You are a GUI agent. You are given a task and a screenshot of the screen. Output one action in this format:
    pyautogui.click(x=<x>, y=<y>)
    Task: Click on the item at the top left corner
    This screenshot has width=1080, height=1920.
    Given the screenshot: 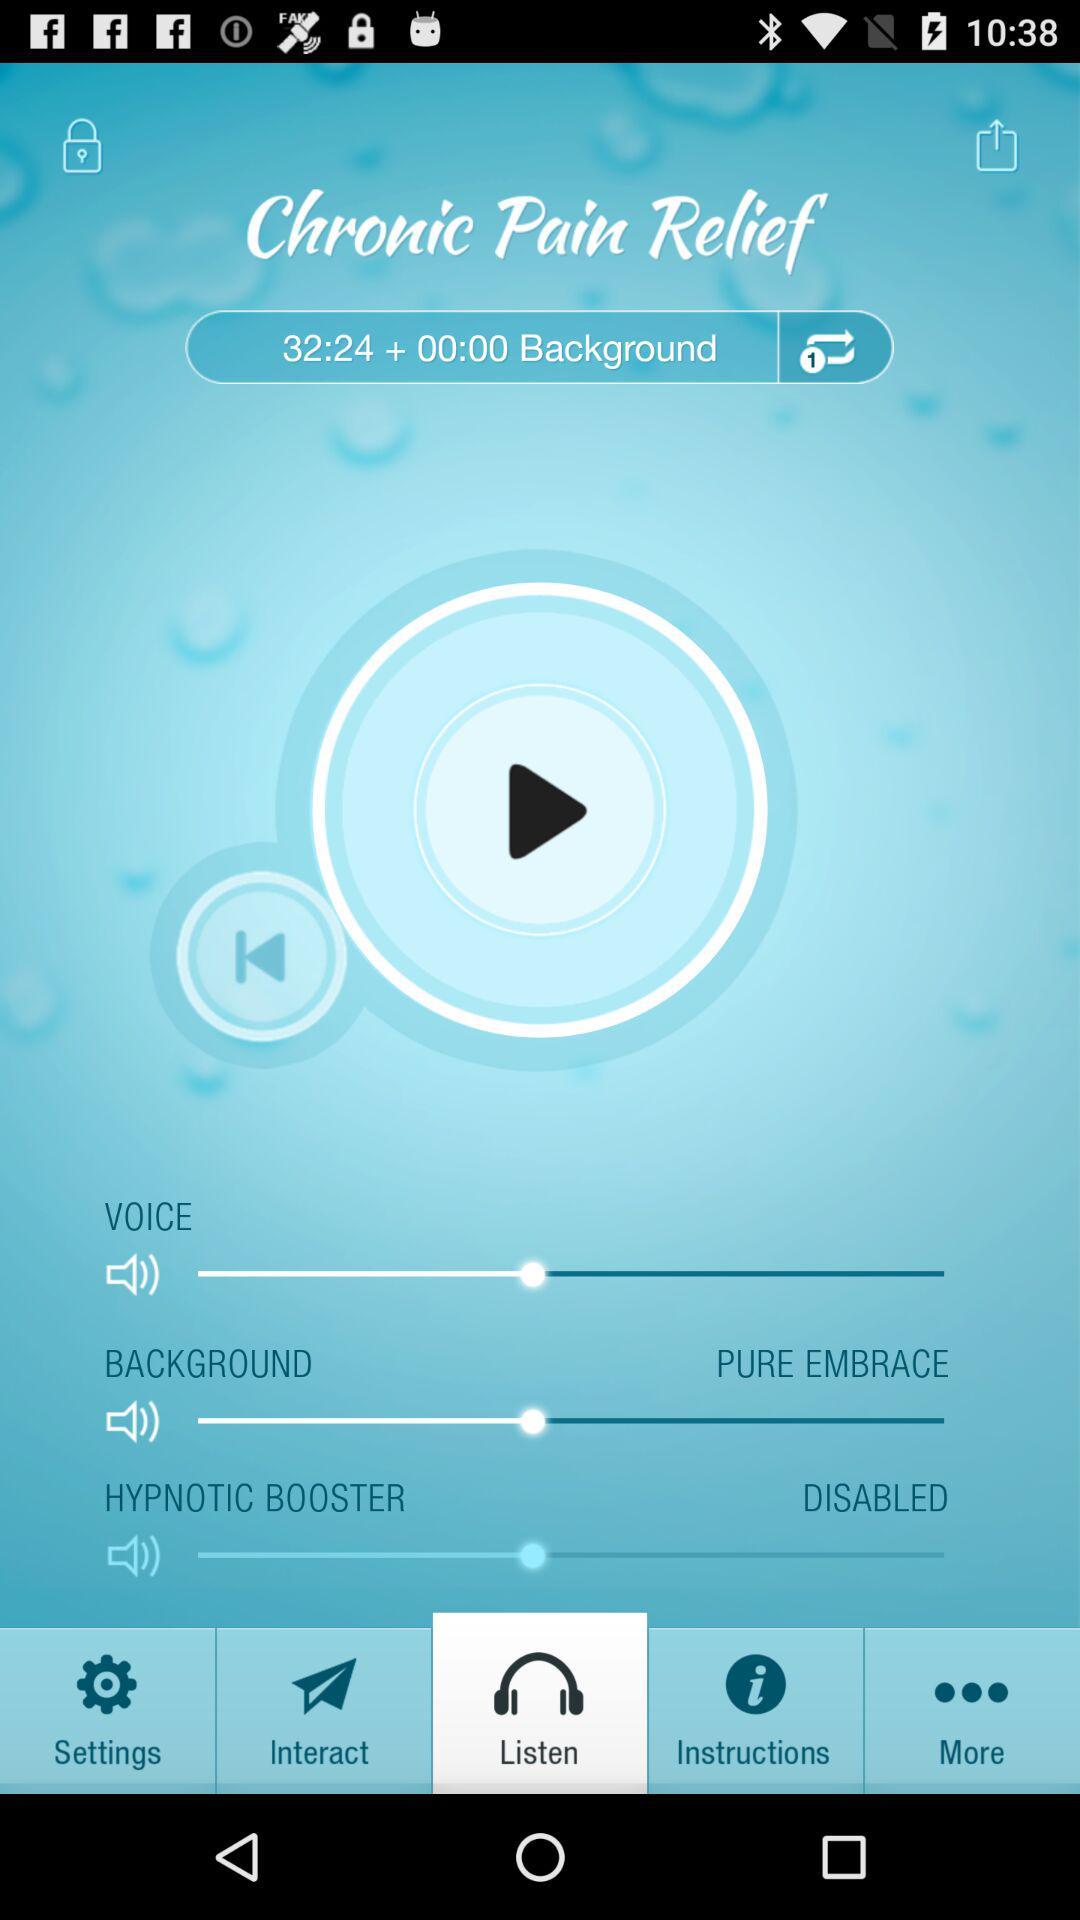 What is the action you would take?
    pyautogui.click(x=81, y=144)
    